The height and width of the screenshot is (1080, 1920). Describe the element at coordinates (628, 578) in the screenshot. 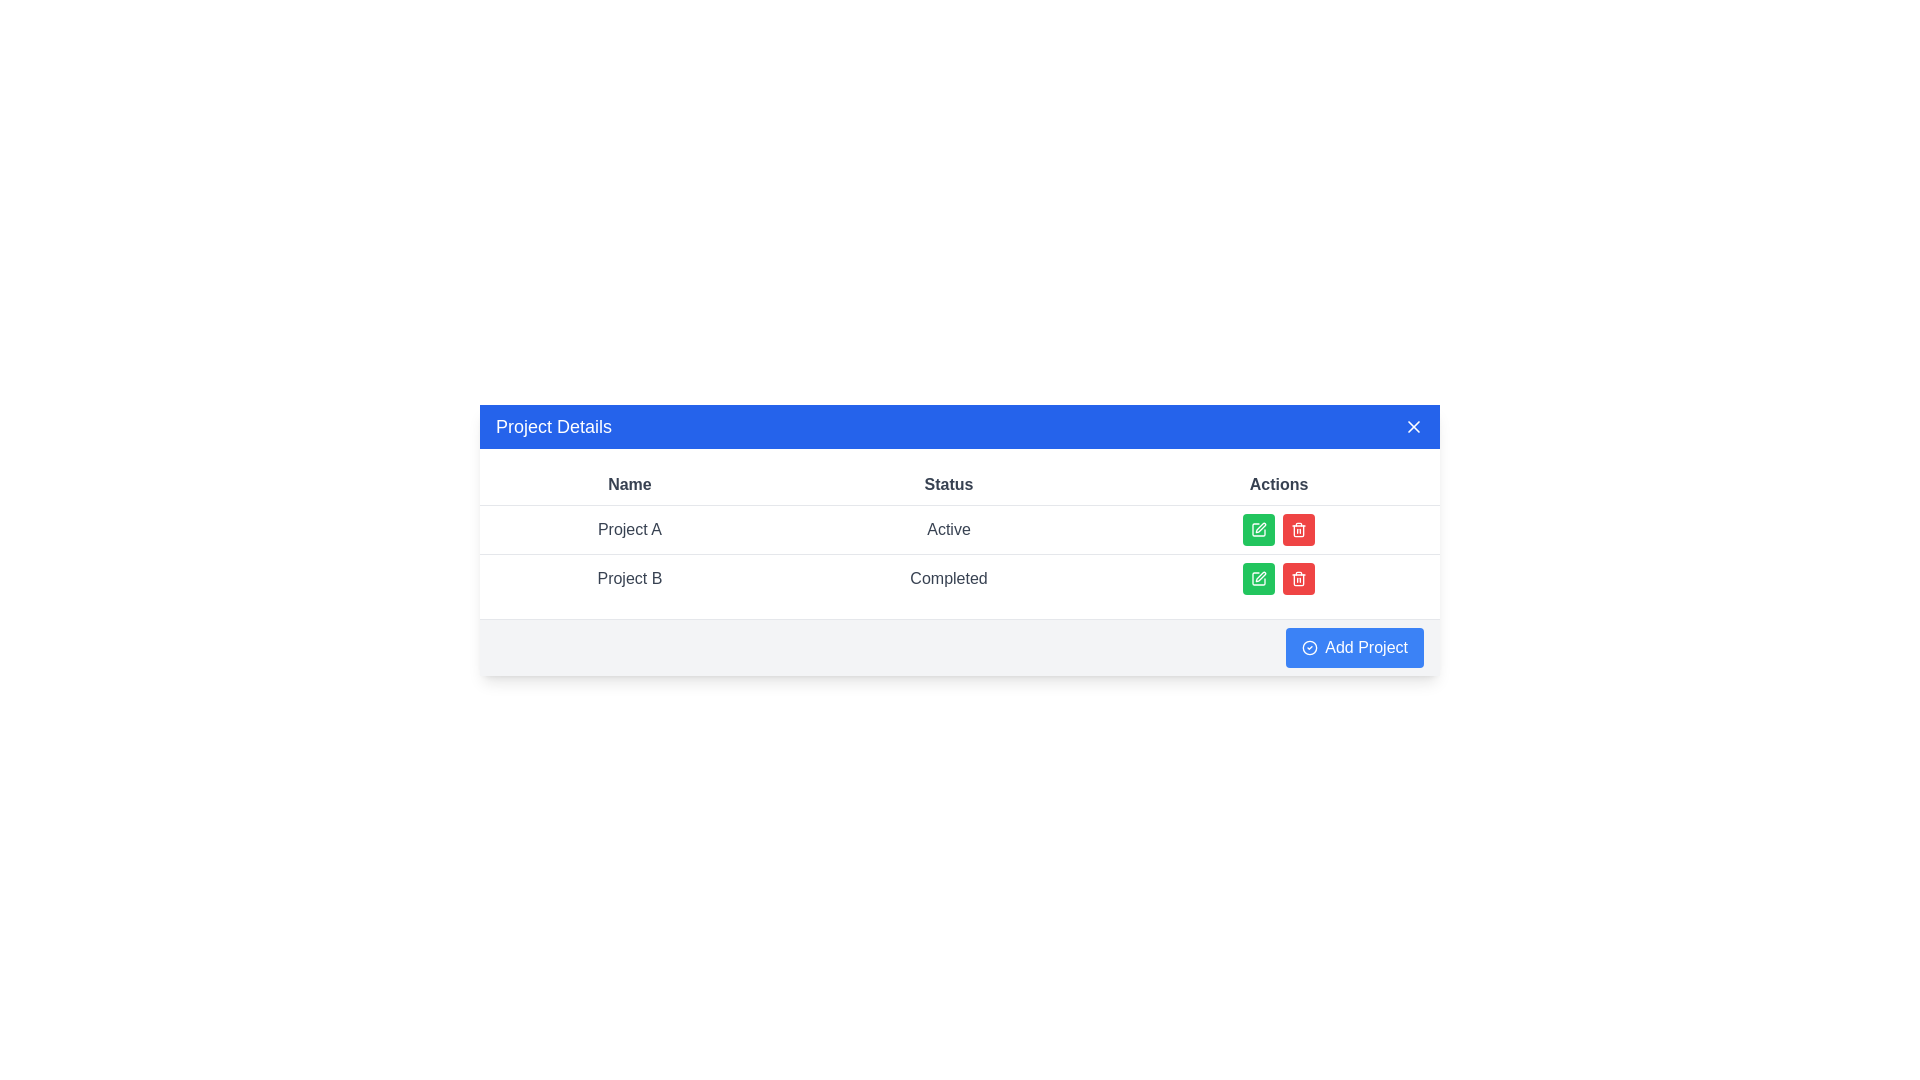

I see `the text label displaying 'Project B' located in the second row of the table under the 'Name' column, adjacent to the 'Completed' status and 'Actions' columns` at that location.